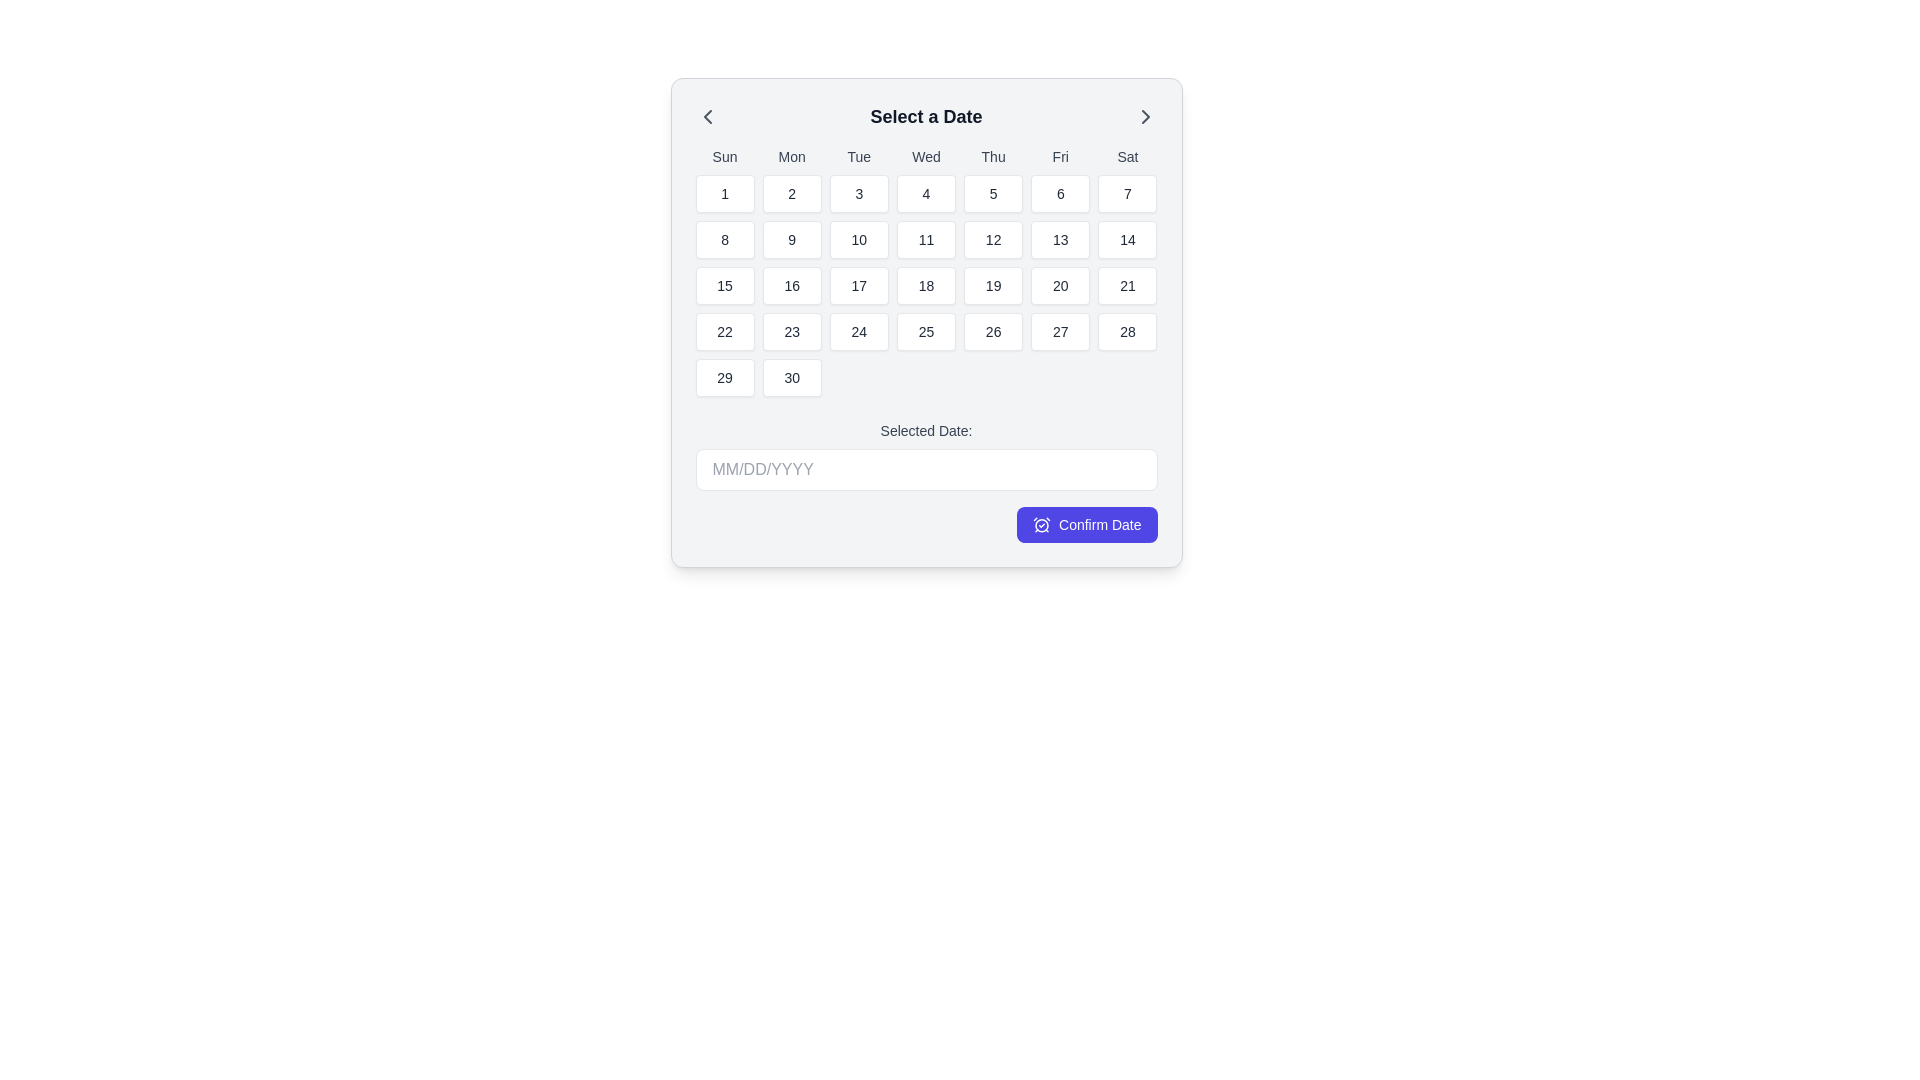 The height and width of the screenshot is (1080, 1920). What do you see at coordinates (1128, 156) in the screenshot?
I see `the non-interactive text label representing Saturday in the weekly calendar header` at bounding box center [1128, 156].